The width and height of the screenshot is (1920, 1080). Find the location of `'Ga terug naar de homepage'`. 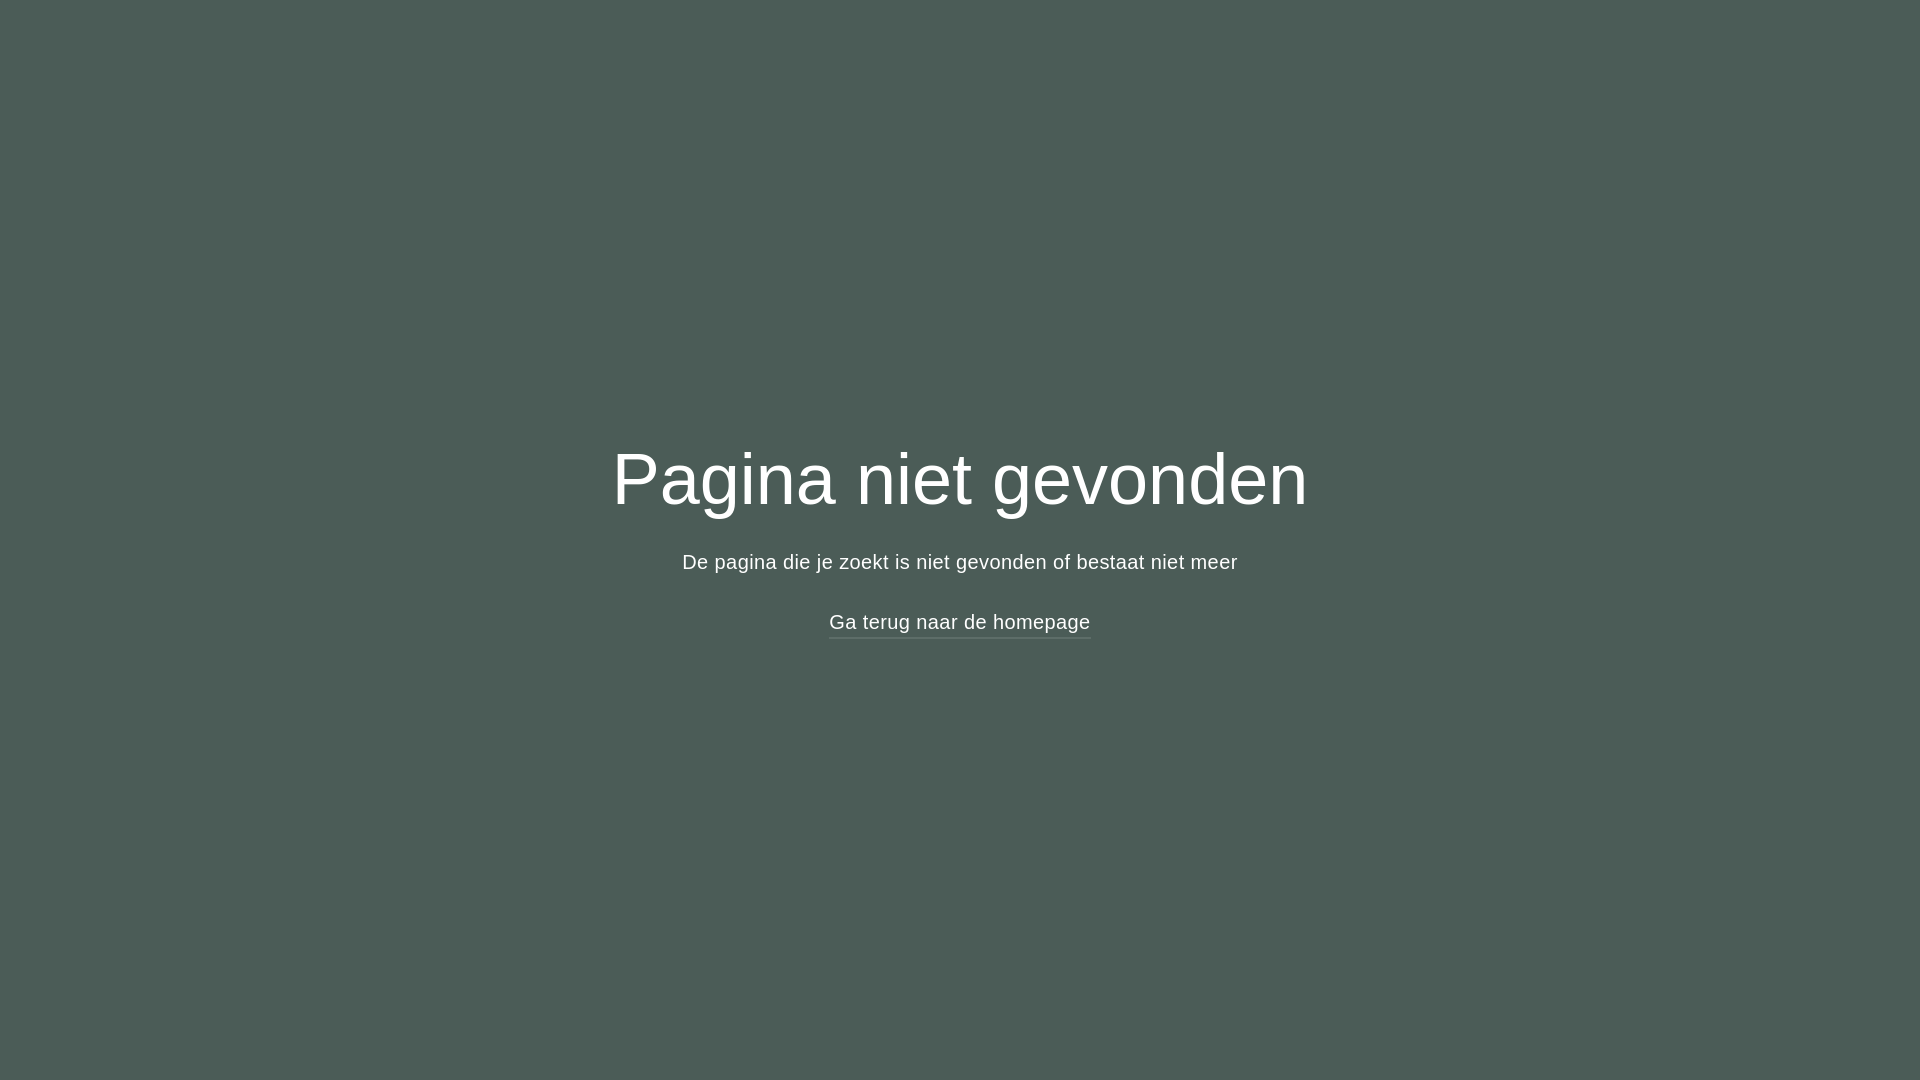

'Ga terug naar de homepage' is located at coordinates (958, 620).